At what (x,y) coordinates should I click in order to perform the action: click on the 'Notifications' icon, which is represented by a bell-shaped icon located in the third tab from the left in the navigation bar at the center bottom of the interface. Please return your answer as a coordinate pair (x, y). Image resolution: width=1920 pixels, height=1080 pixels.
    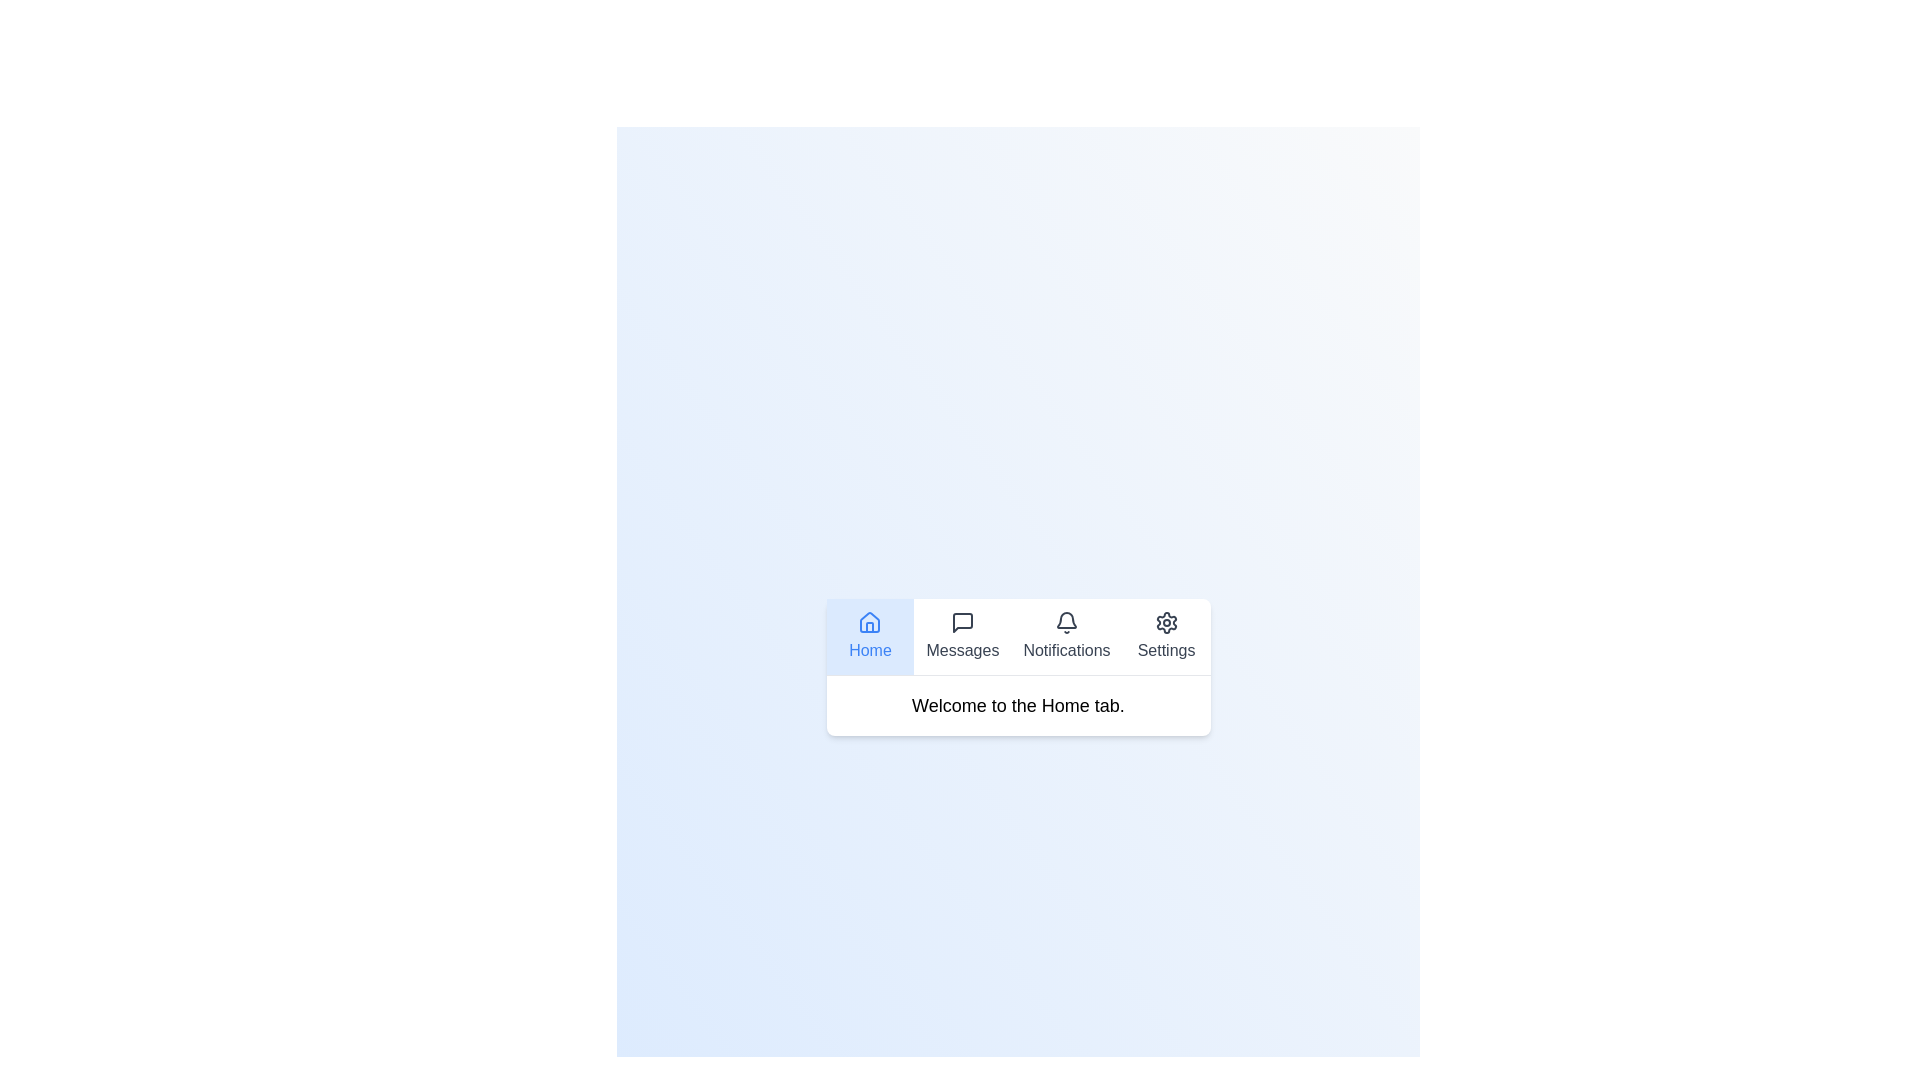
    Looking at the image, I should click on (1065, 619).